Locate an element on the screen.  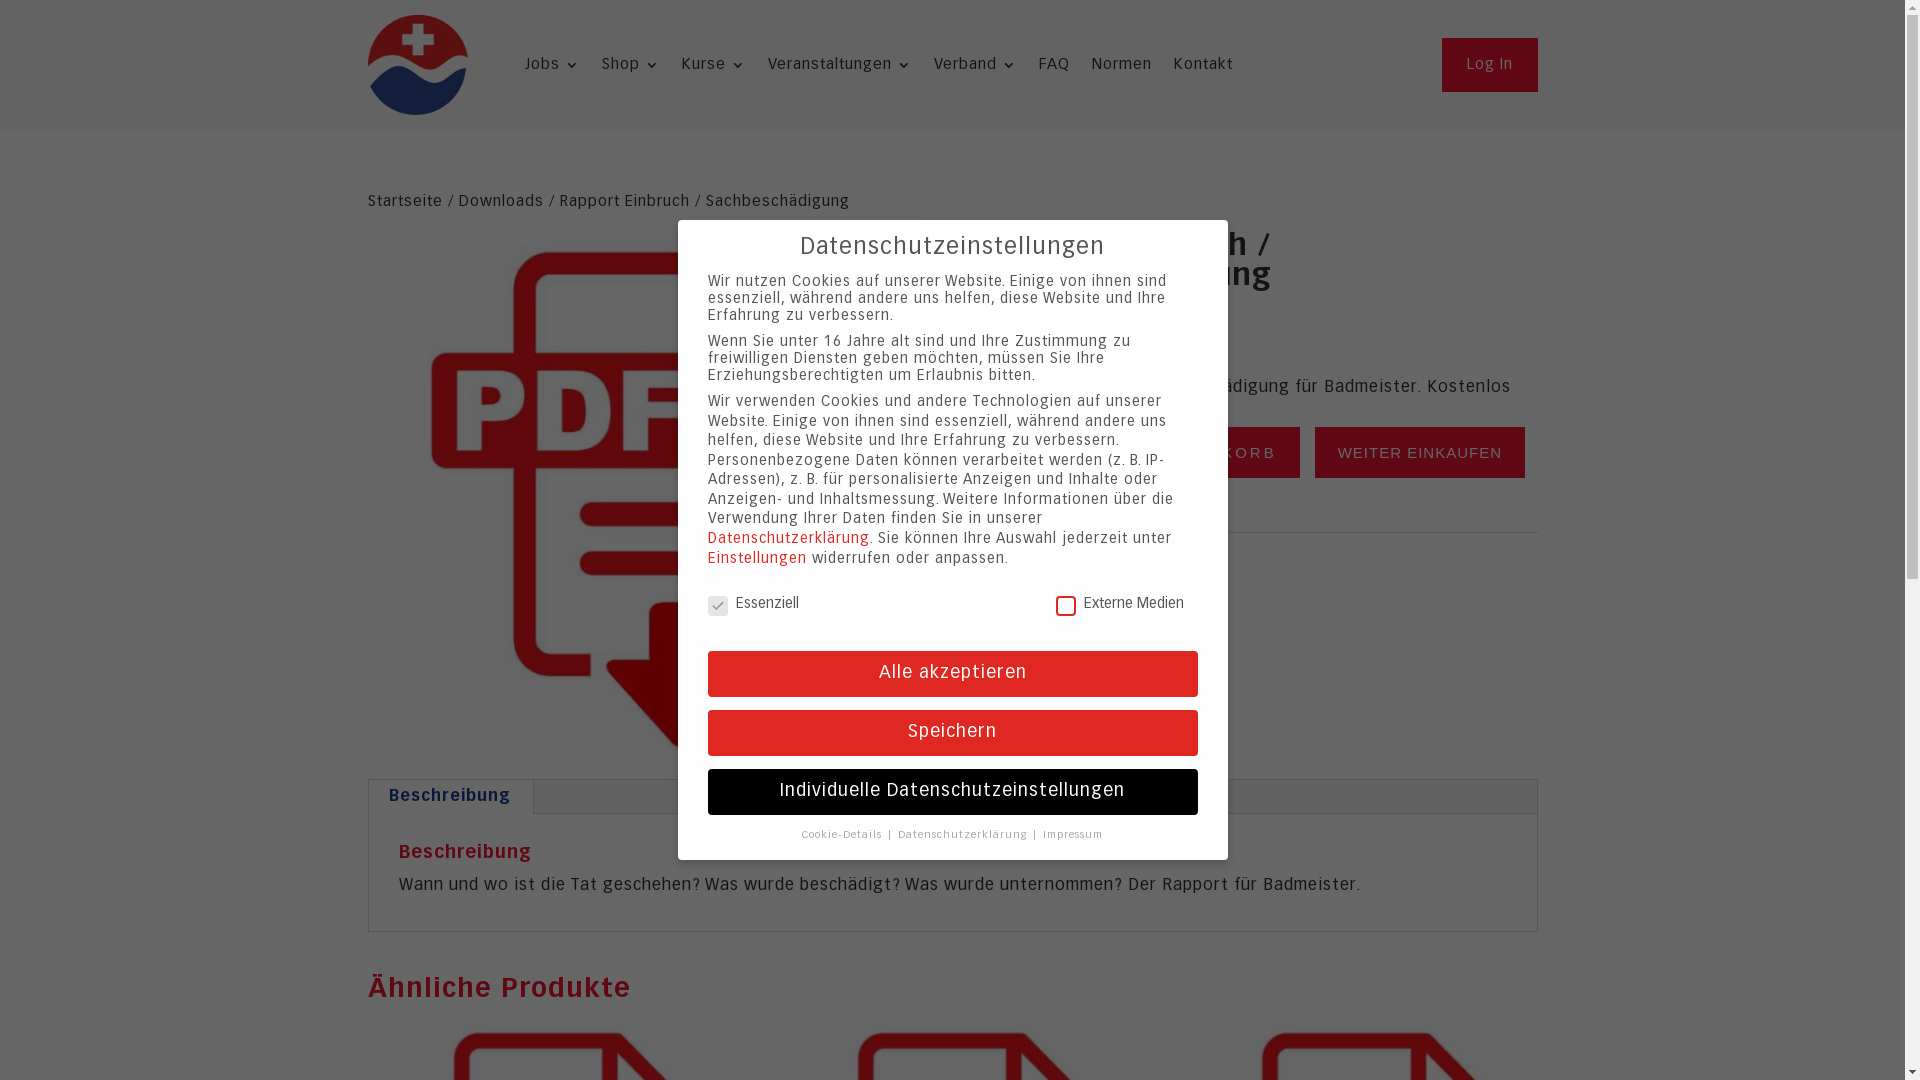
'Impressum' is located at coordinates (1072, 834).